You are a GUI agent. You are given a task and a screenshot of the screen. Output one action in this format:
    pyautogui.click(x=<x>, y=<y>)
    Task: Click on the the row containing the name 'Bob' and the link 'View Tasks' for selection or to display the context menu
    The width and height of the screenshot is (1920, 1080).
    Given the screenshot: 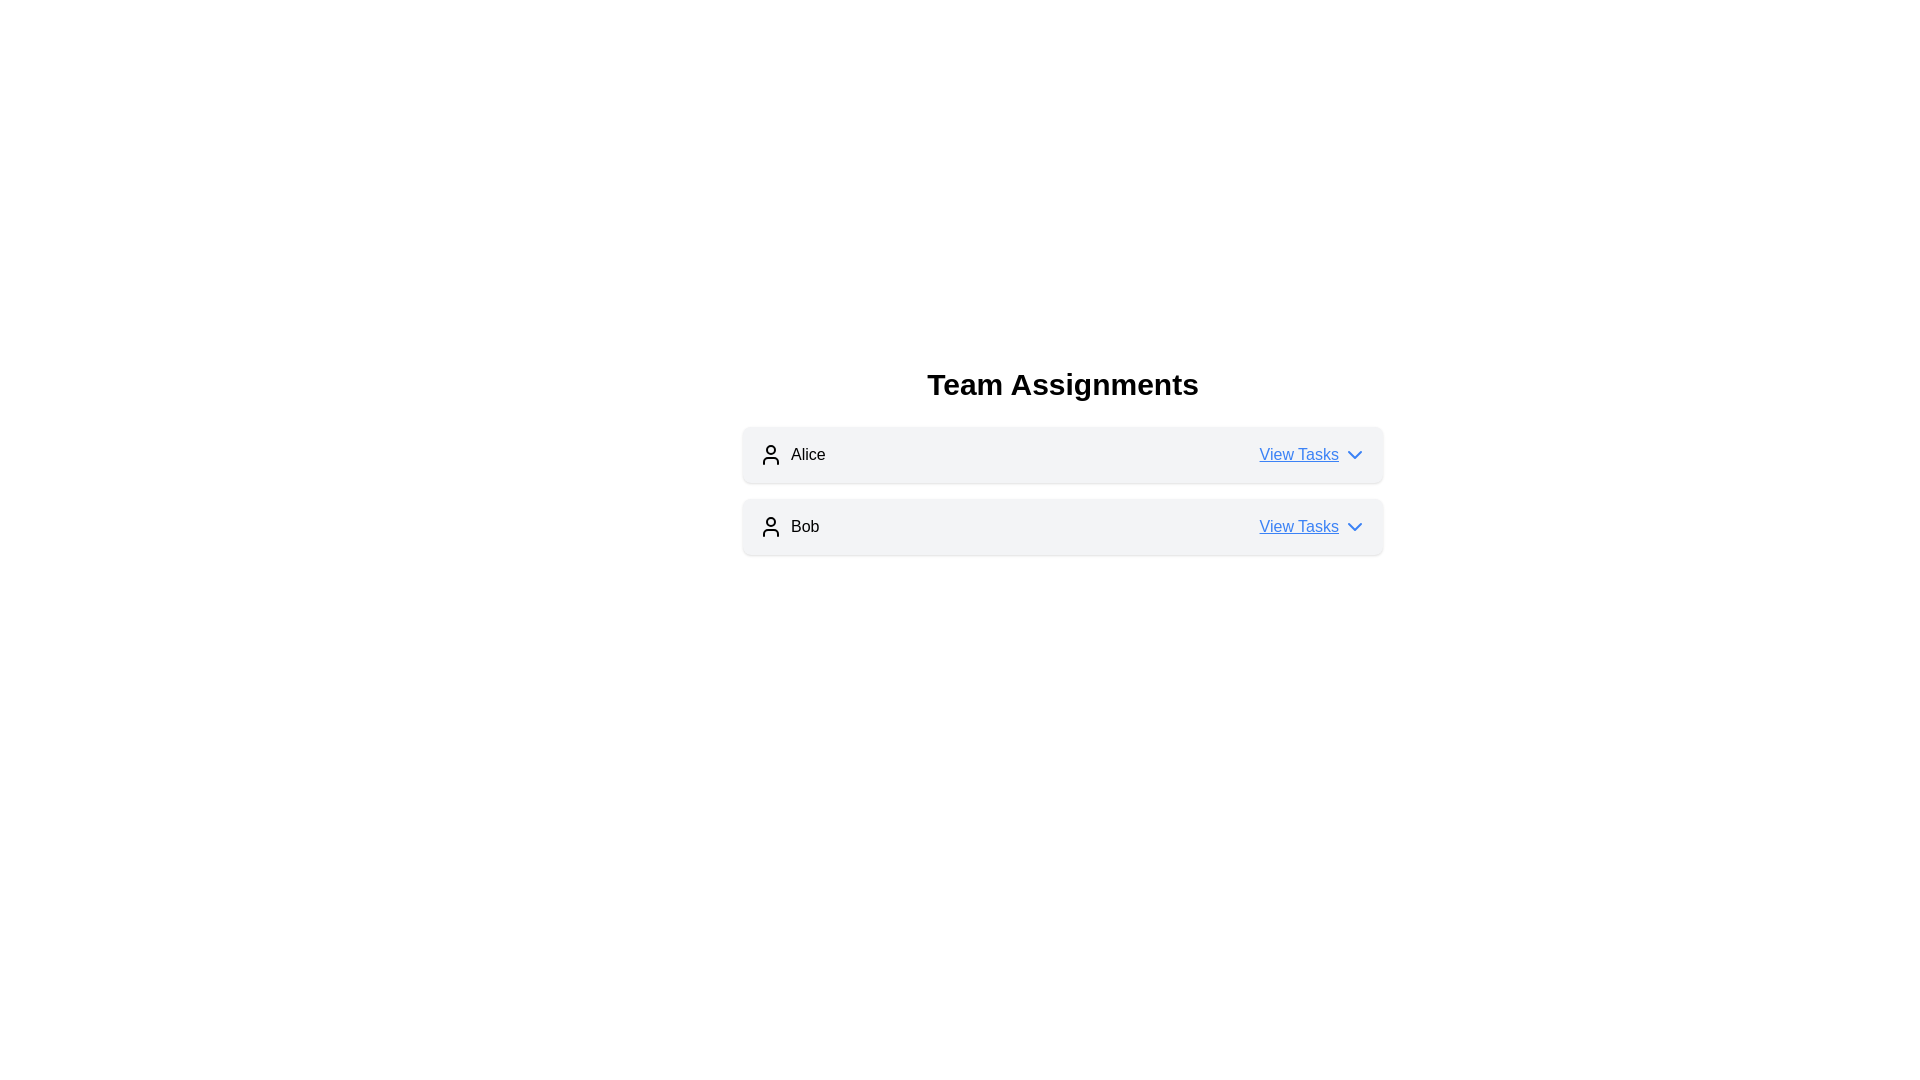 What is the action you would take?
    pyautogui.click(x=1061, y=526)
    